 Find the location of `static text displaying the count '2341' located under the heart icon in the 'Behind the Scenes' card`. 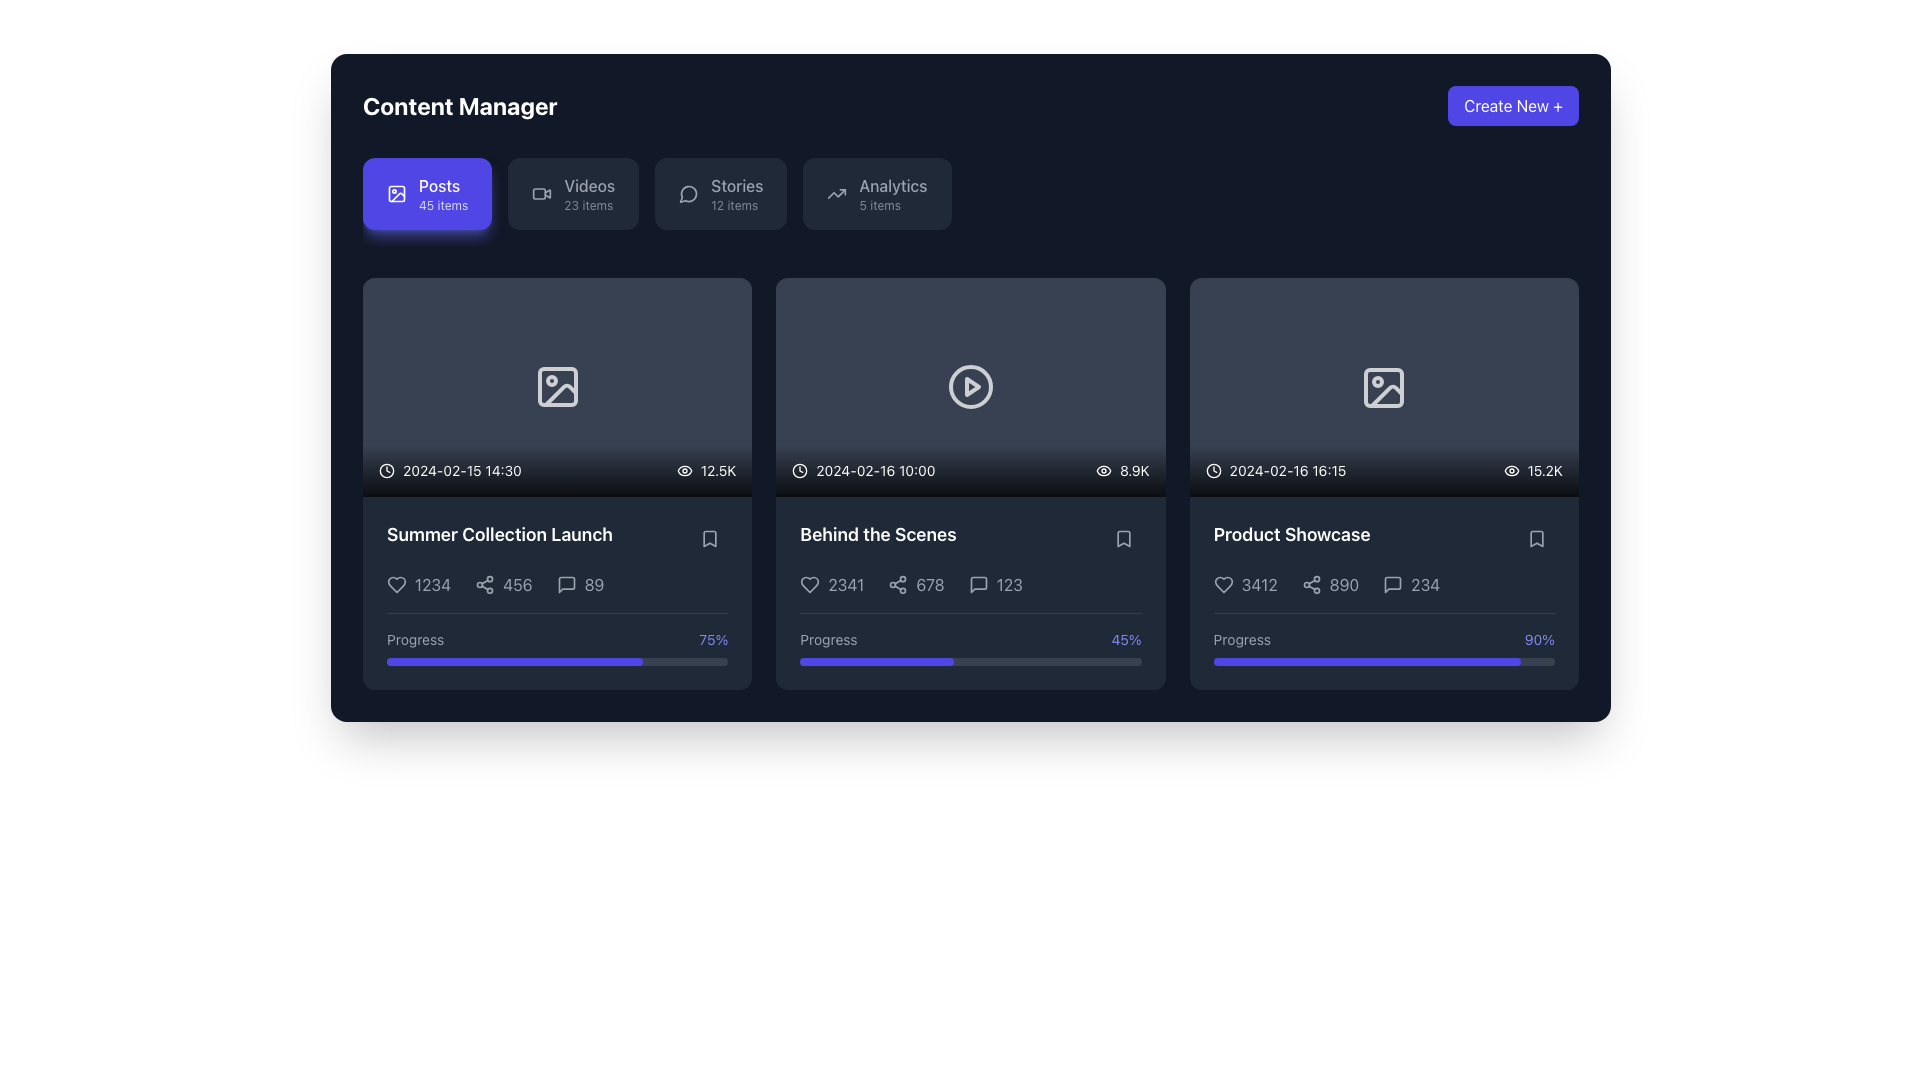

static text displaying the count '2341' located under the heart icon in the 'Behind the Scenes' card is located at coordinates (846, 584).